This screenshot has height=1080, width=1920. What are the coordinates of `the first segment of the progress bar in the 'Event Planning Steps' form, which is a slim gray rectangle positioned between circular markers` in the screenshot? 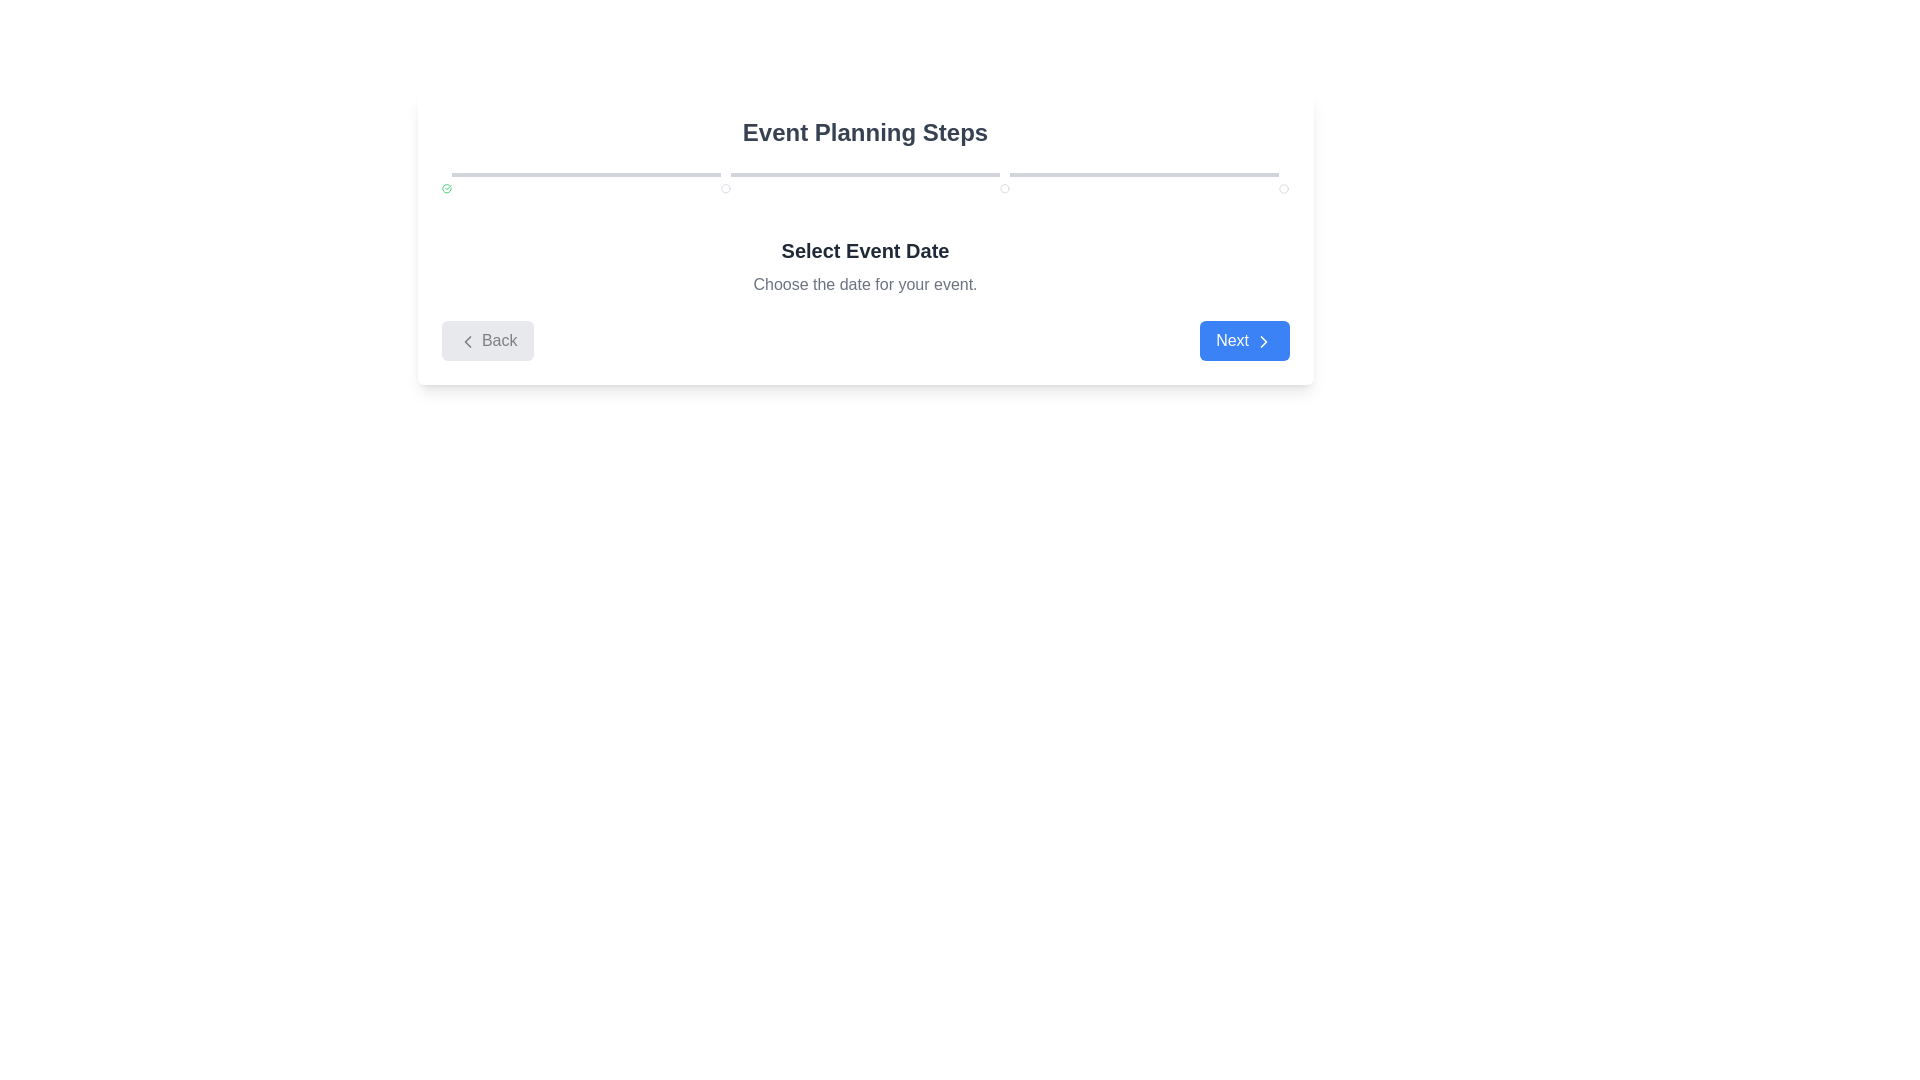 It's located at (585, 173).